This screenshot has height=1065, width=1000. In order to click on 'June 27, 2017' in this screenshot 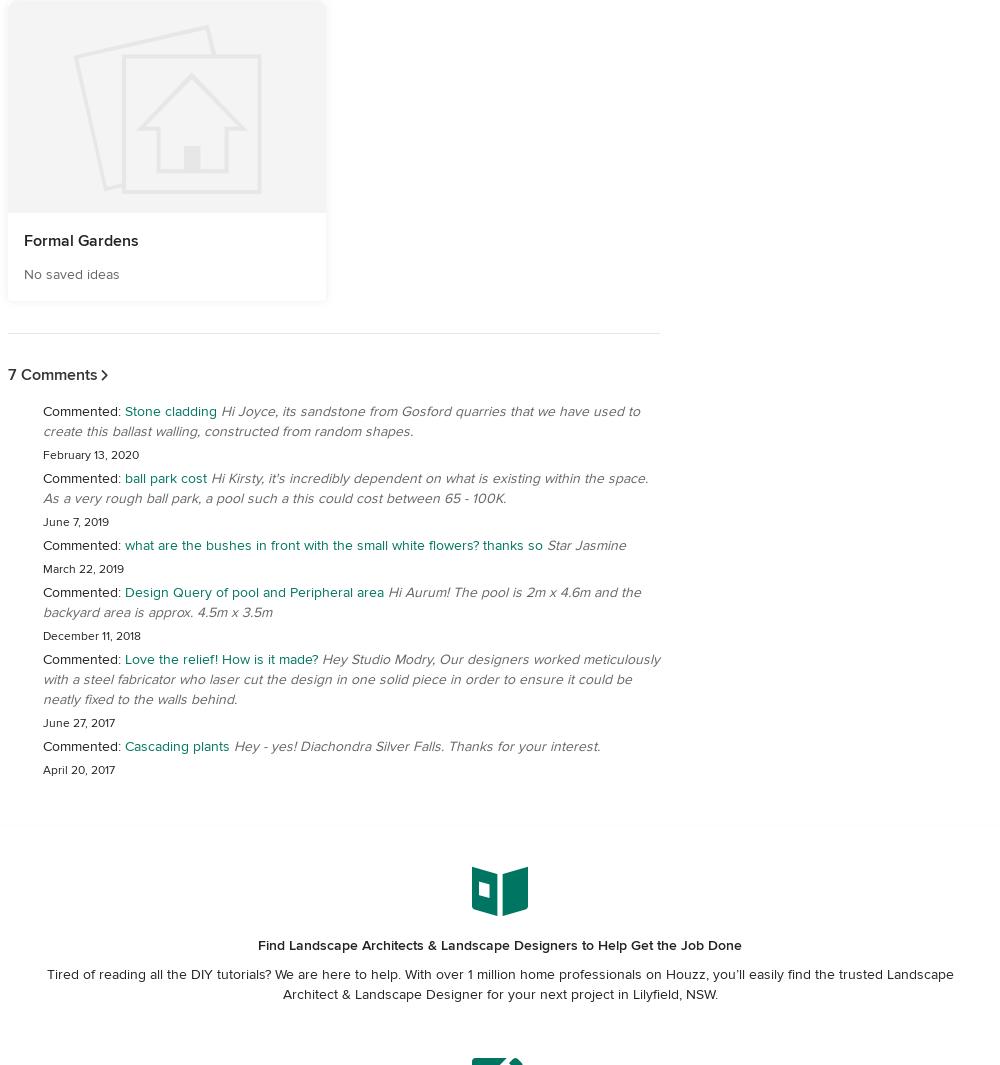, I will do `click(78, 723)`.